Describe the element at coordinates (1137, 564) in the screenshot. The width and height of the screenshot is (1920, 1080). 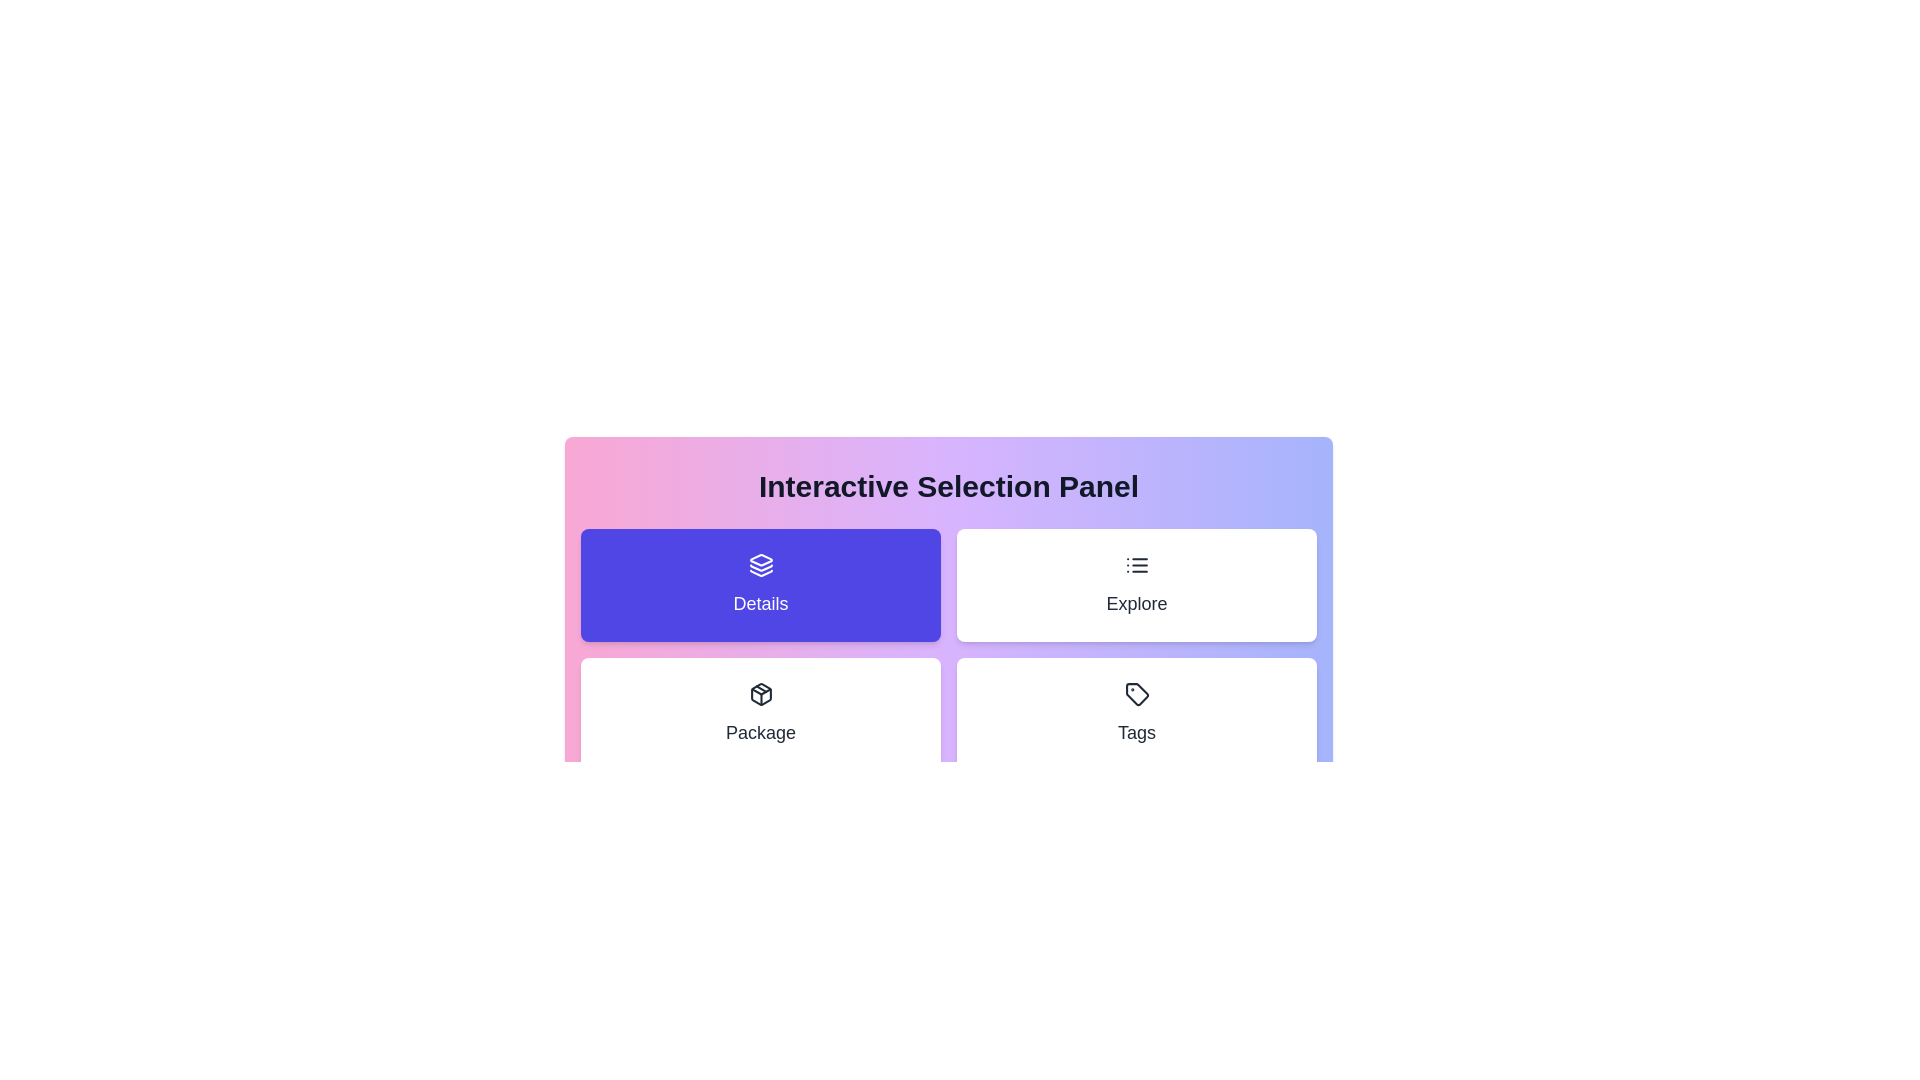
I see `the icon consisting of three horizontal lines, located within the 'Explore' tile at the top-right corner of the grid layout` at that location.